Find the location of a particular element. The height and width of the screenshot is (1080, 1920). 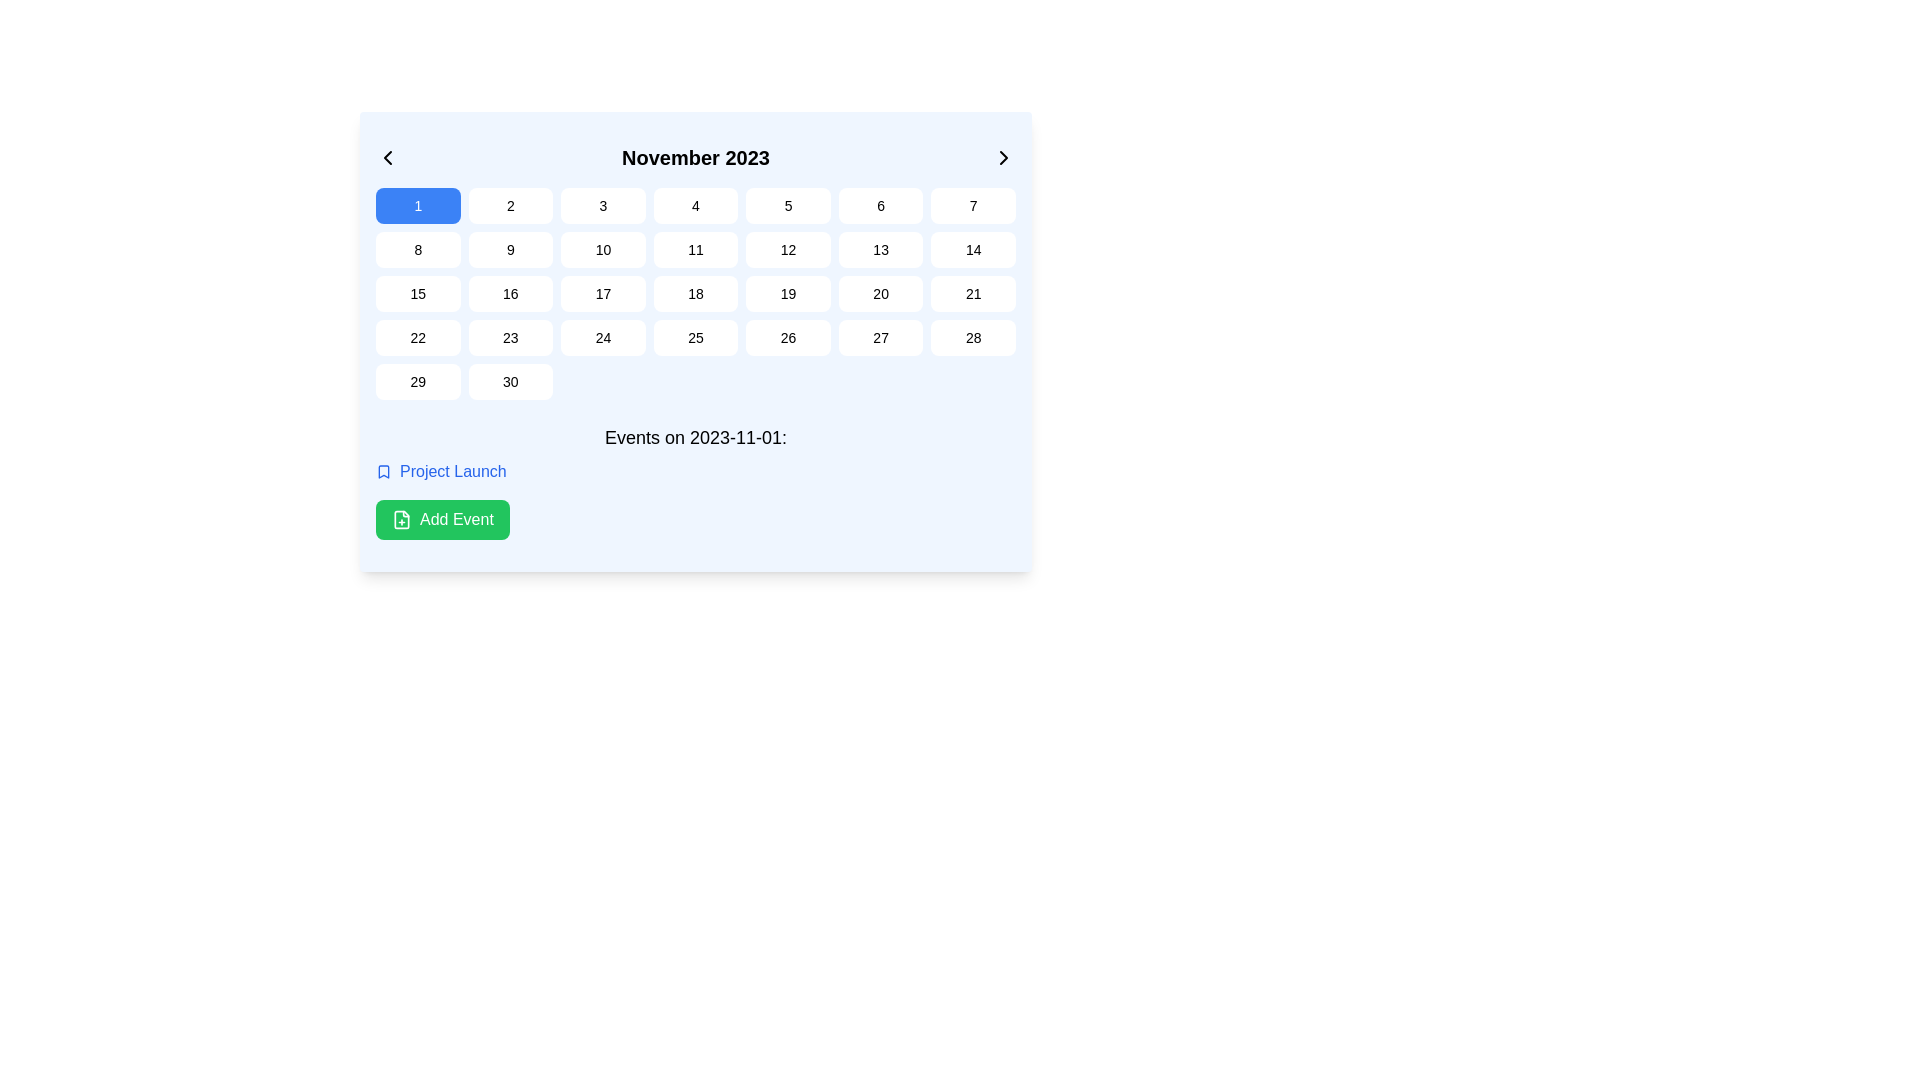

the rectangular button with a white background and the text '22' in black, located in the fourth row and first column of the calendar grid is located at coordinates (417, 337).